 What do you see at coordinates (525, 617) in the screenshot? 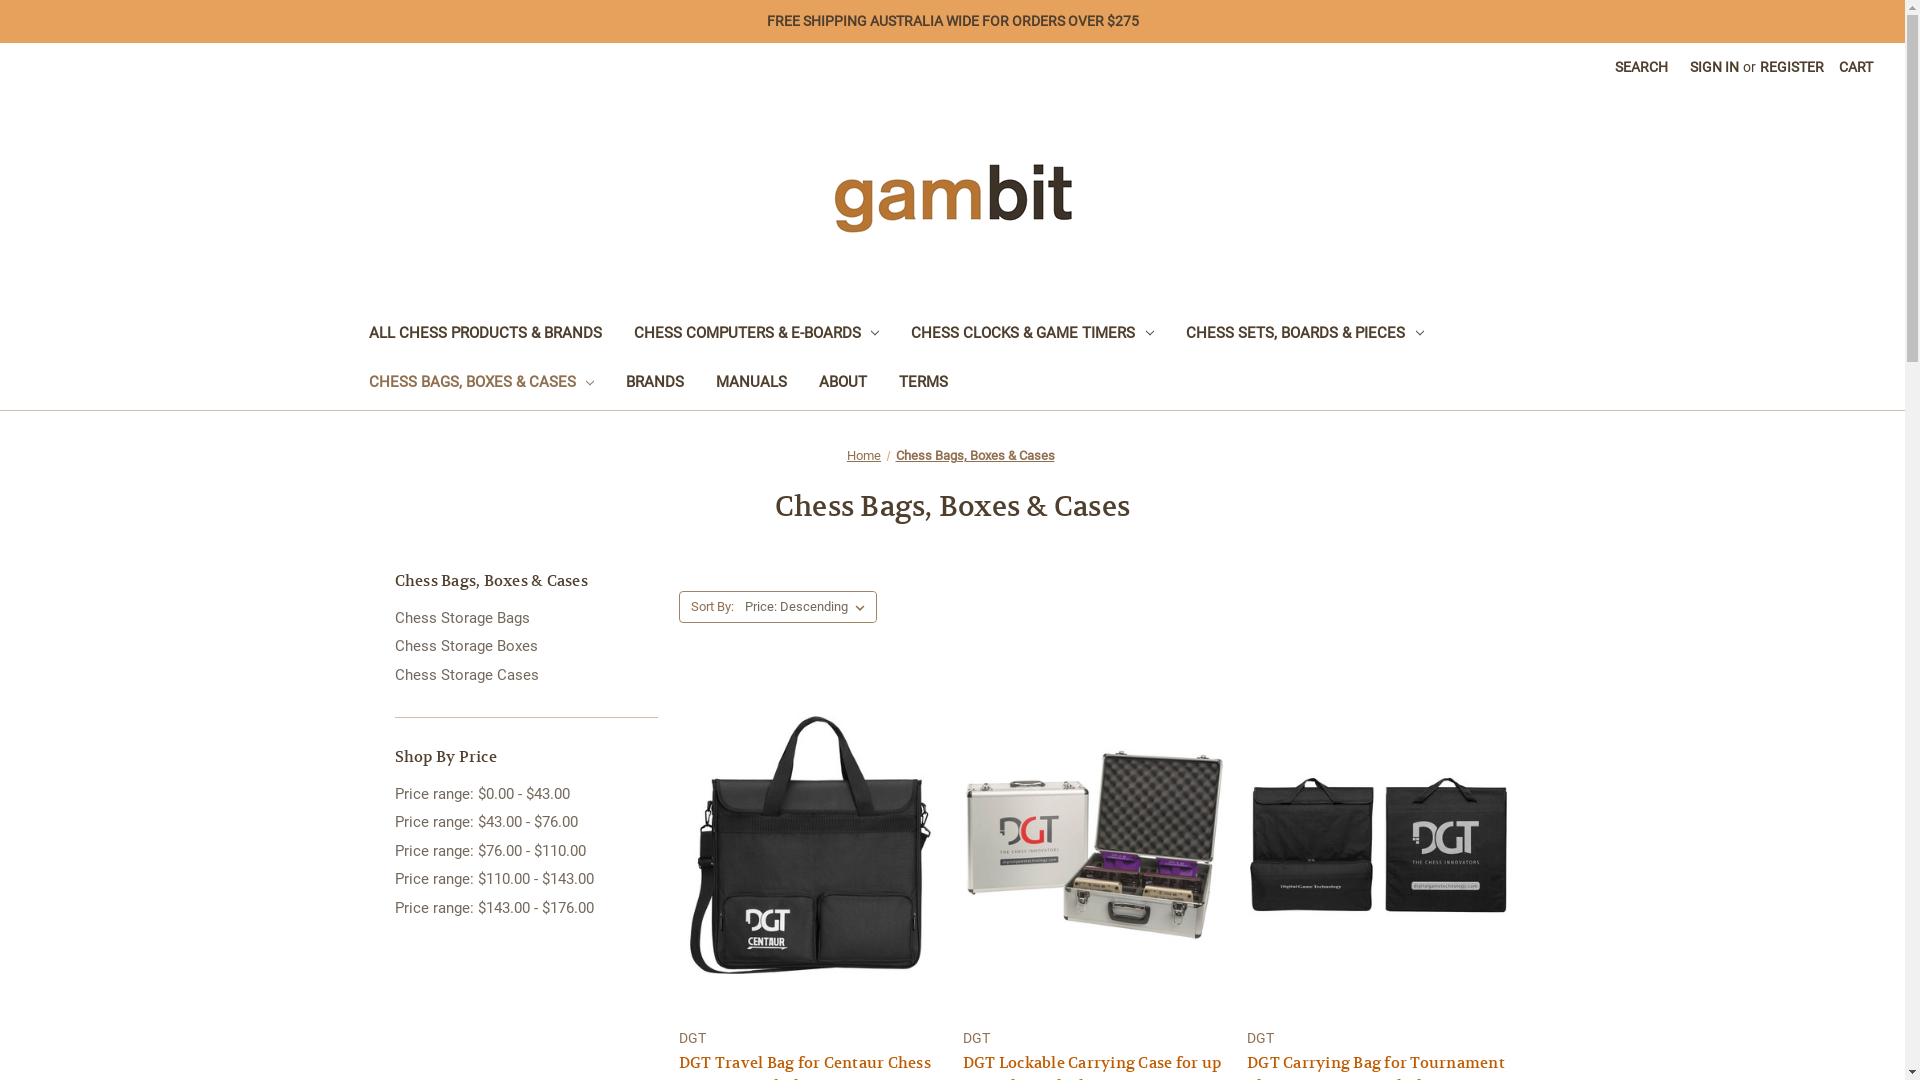
I see `'Chess Storage Bags'` at bounding box center [525, 617].